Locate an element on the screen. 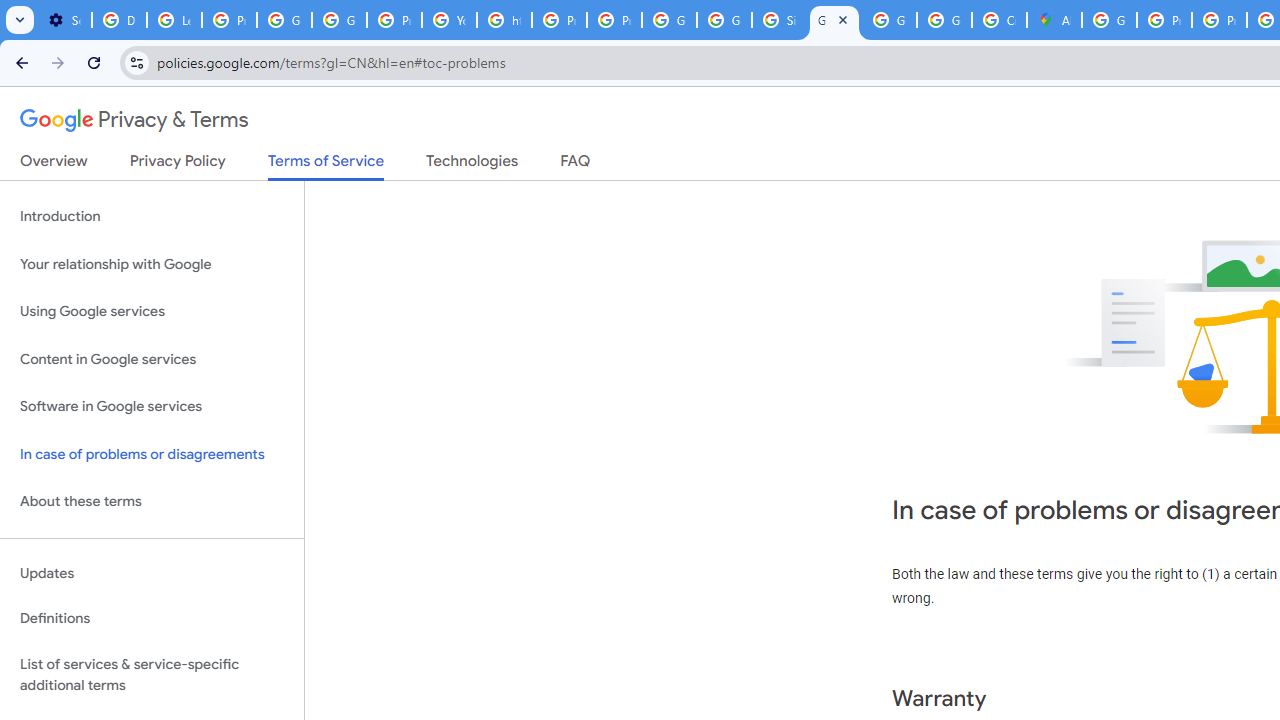 Image resolution: width=1280 pixels, height=720 pixels. 'Create your Google Account' is located at coordinates (999, 20).